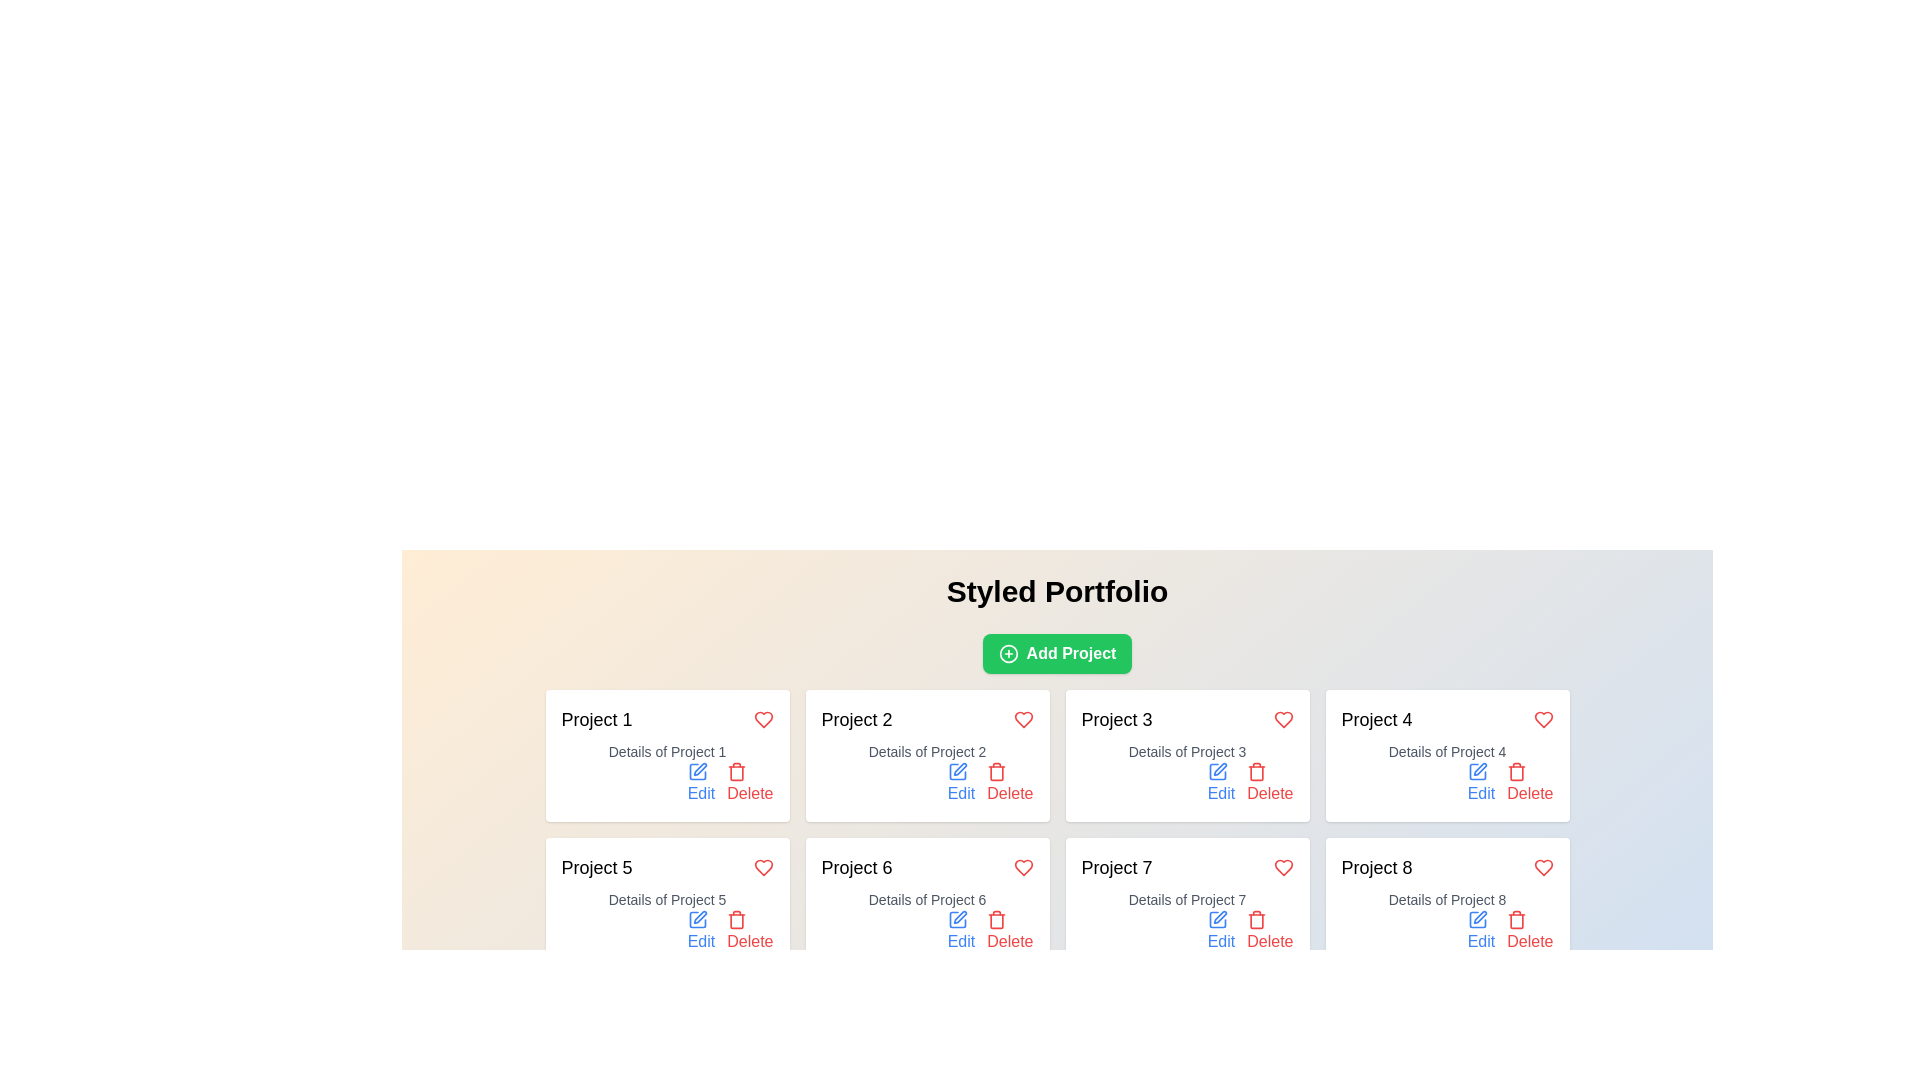 The height and width of the screenshot is (1080, 1920). What do you see at coordinates (1542, 866) in the screenshot?
I see `the heart icon outlined in red located in the top-right corner of the Project 8 card` at bounding box center [1542, 866].